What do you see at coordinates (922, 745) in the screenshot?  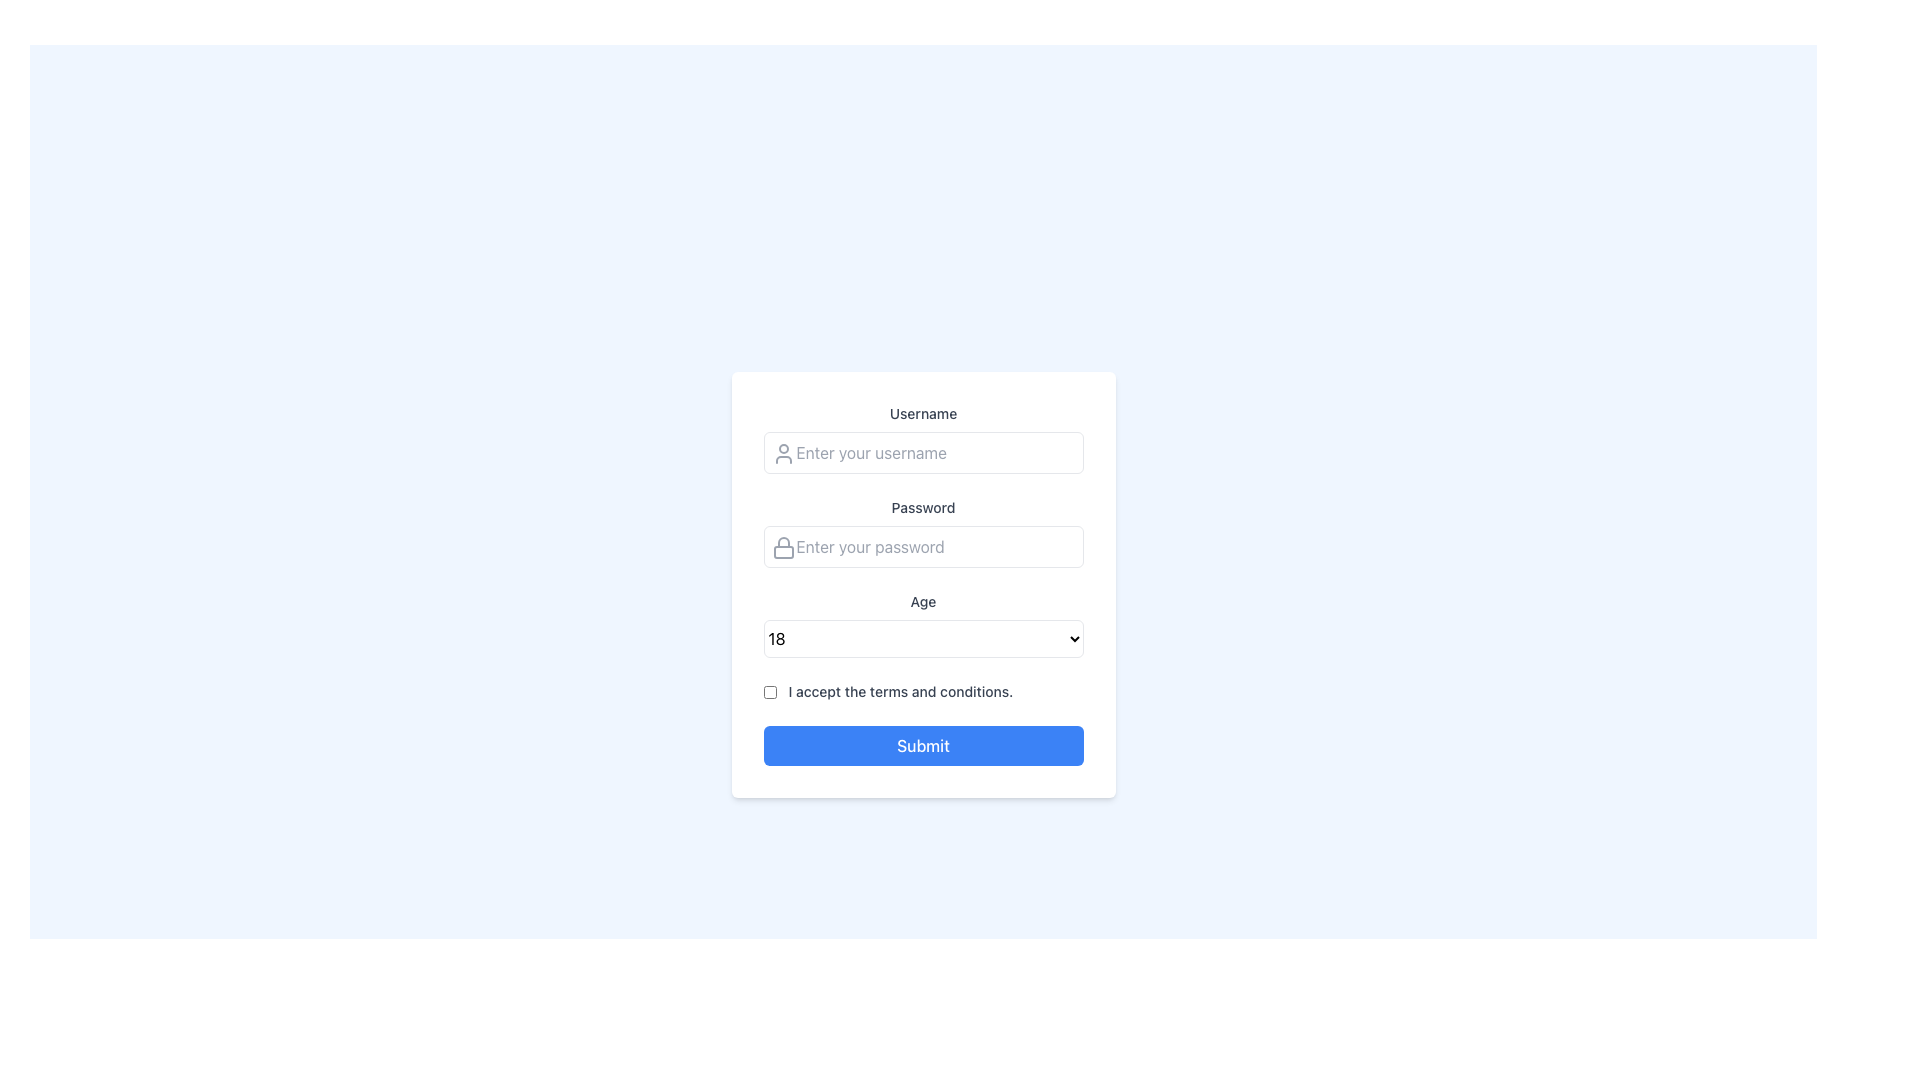 I see `the 'Submit' button, which is a wide rectangular button with rounded corners and the text 'Submit' in white bold font, located at the bottom of a centered card-style form interface` at bounding box center [922, 745].